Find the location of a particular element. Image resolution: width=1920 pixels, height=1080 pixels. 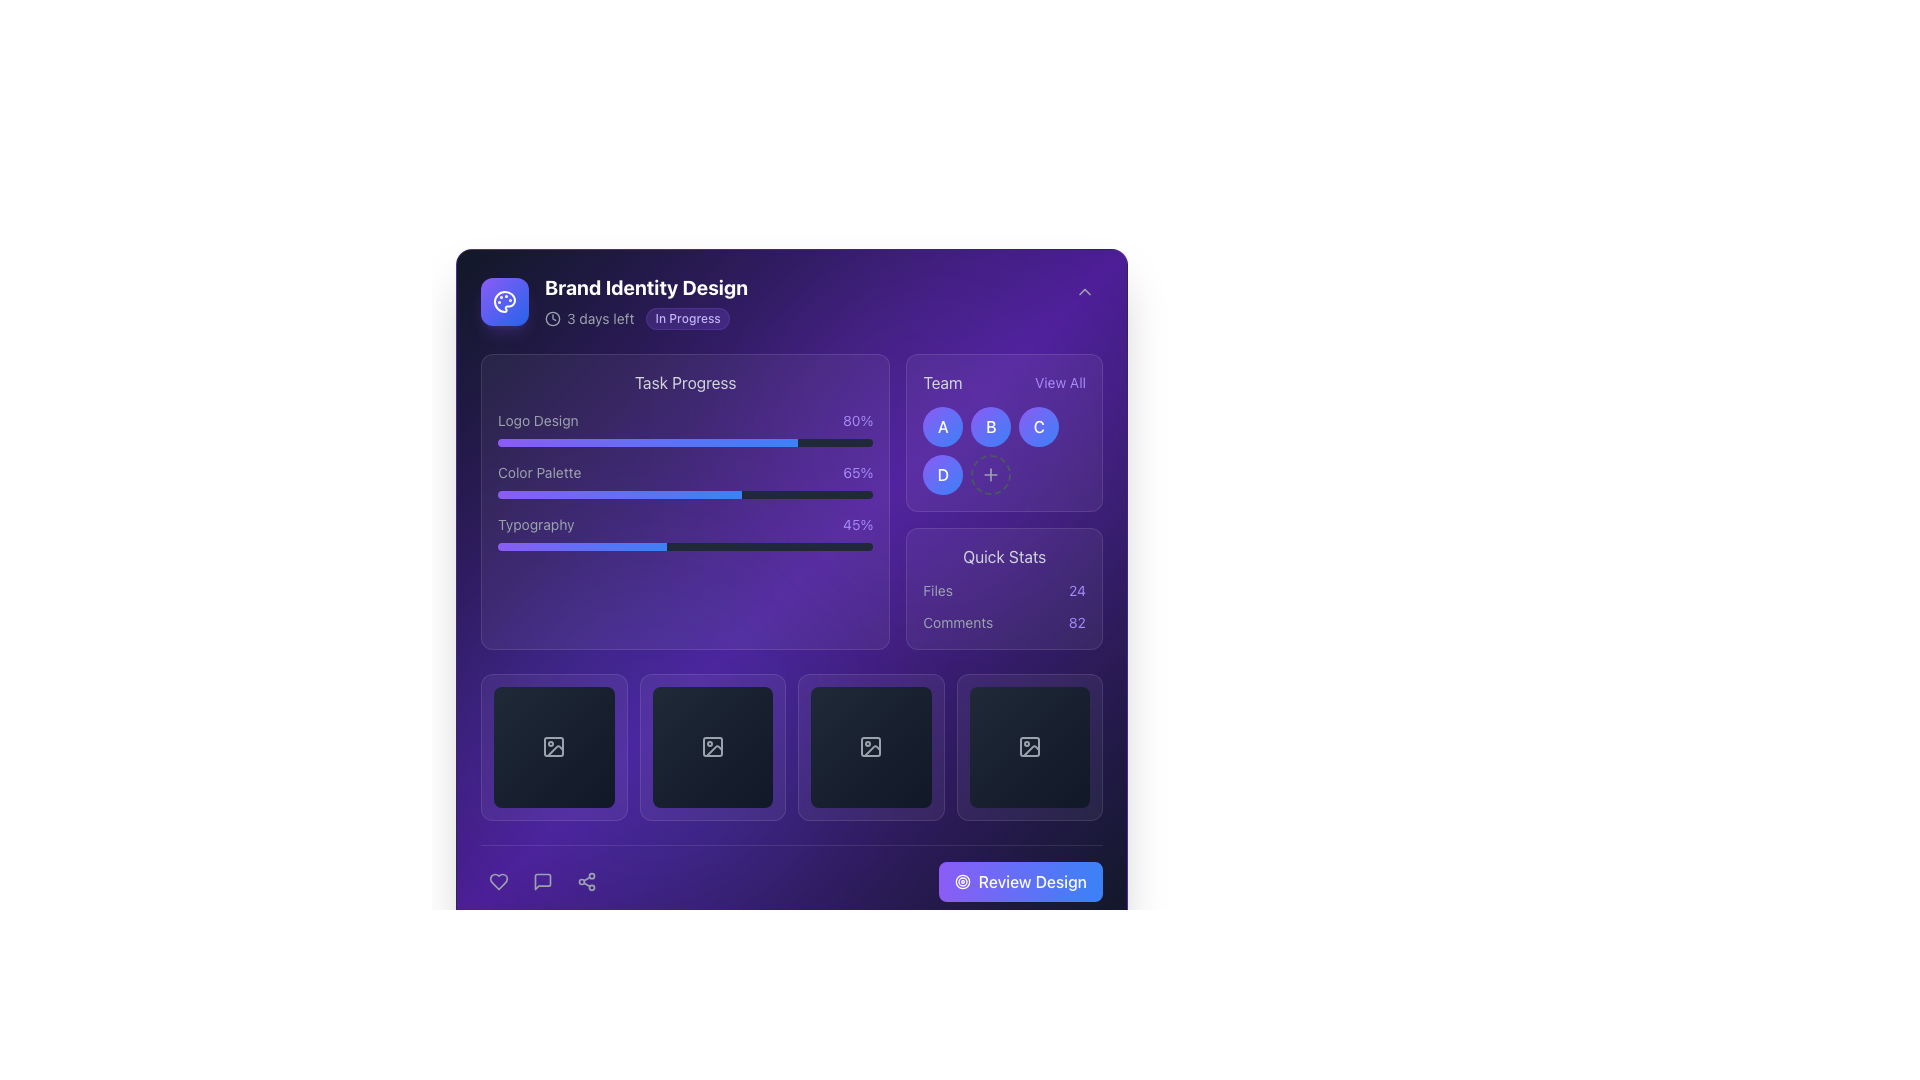

the text displaying '45%' in violet color, which is aligned to the right of the word 'Typography' in the task progress list is located at coordinates (858, 523).